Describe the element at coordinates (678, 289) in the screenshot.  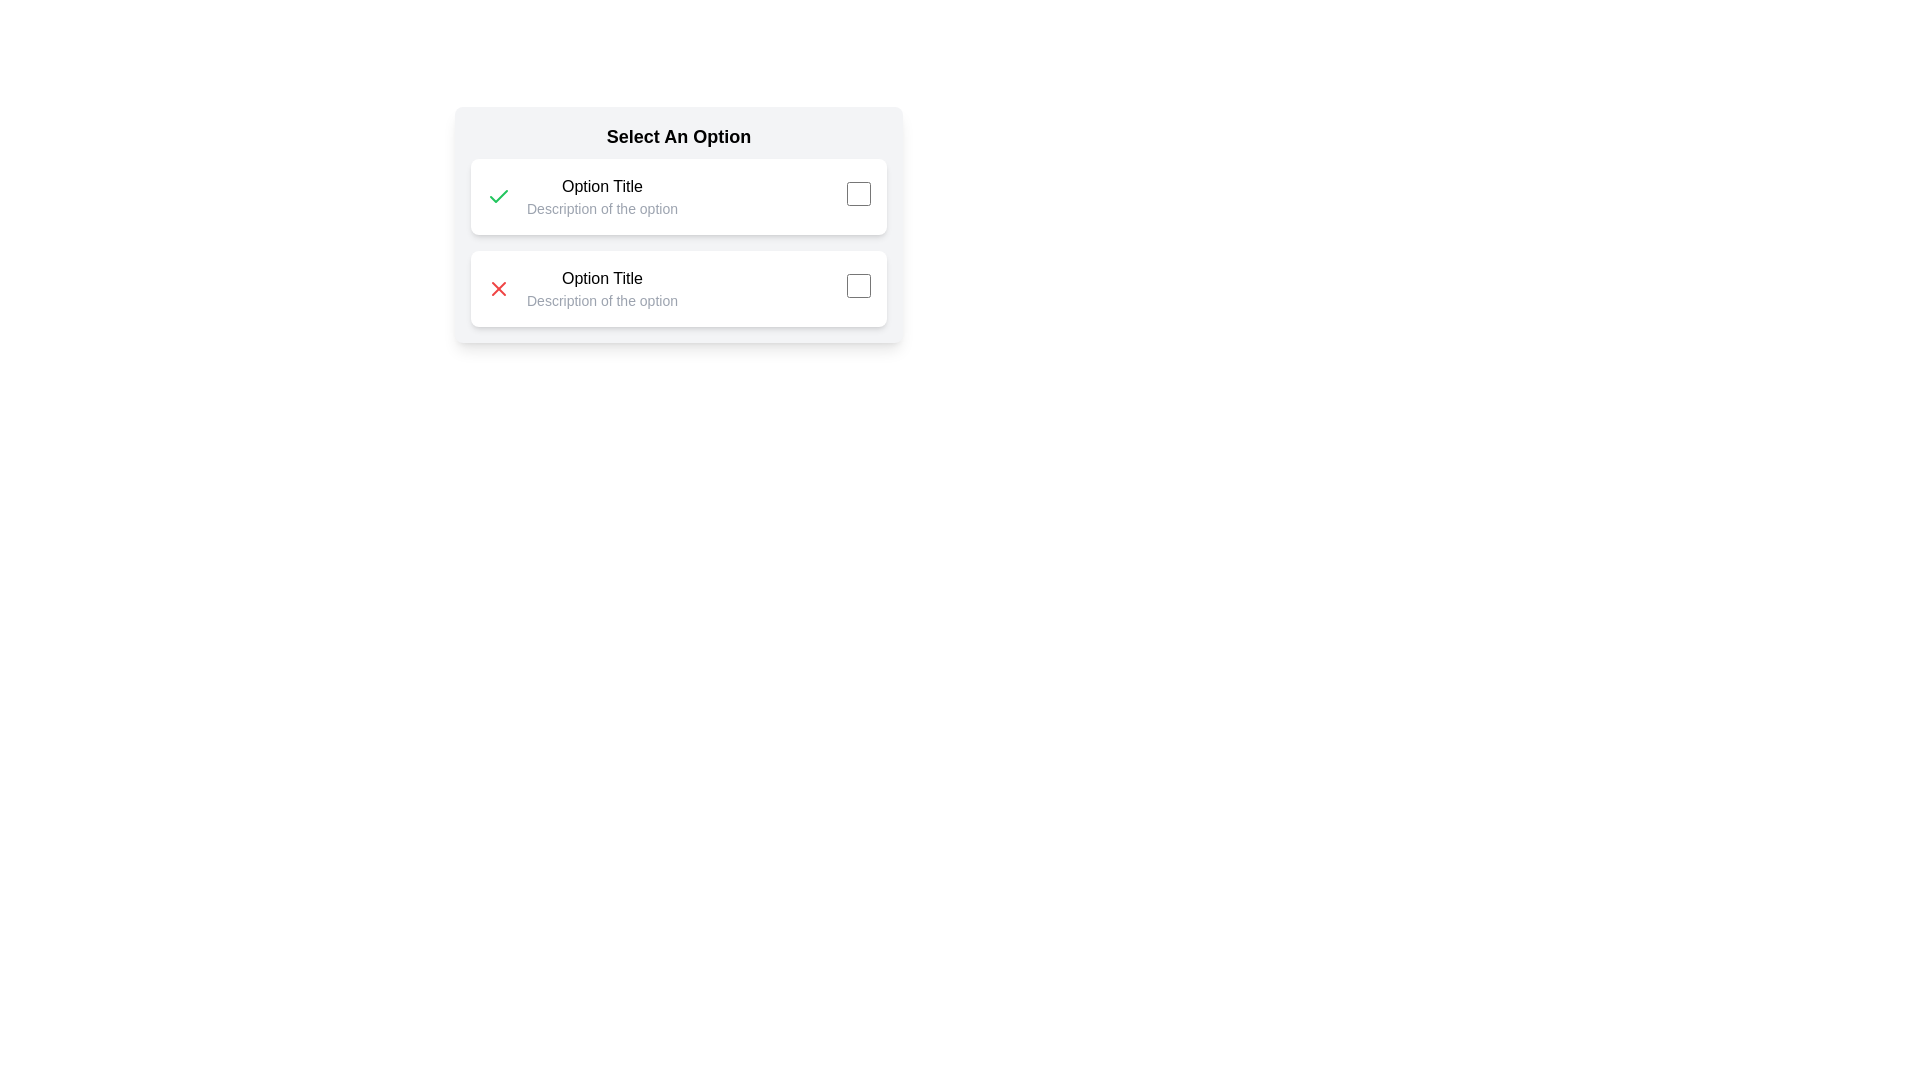
I see `the red cross icon on the Interactive option tile with a checkbox` at that location.